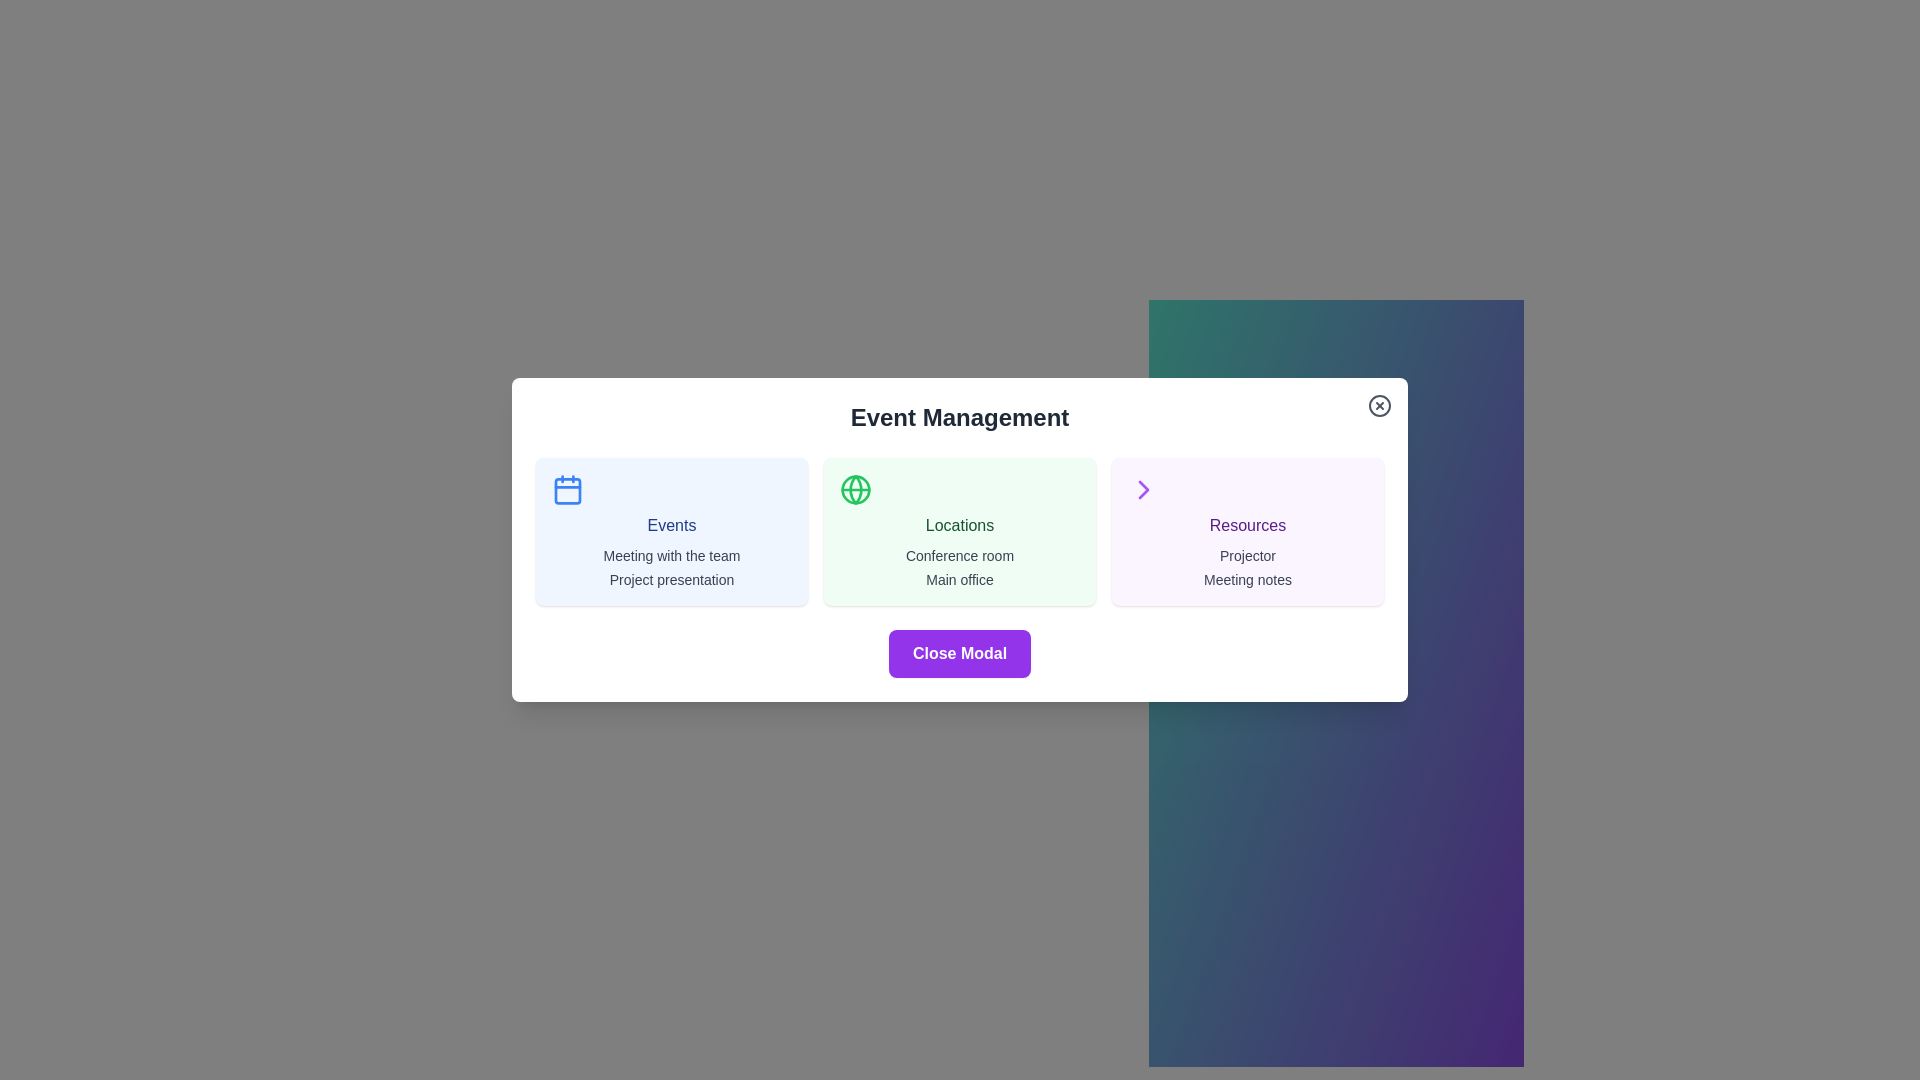 The height and width of the screenshot is (1080, 1920). I want to click on text from the informational card displaying categorized information related to 'Resources,' specifically listing 'Projector' and 'Meeting notes.' This card is located in the 3-column grid layout under the 'Event Management' heading, being the third card in the grid, so click(1247, 531).